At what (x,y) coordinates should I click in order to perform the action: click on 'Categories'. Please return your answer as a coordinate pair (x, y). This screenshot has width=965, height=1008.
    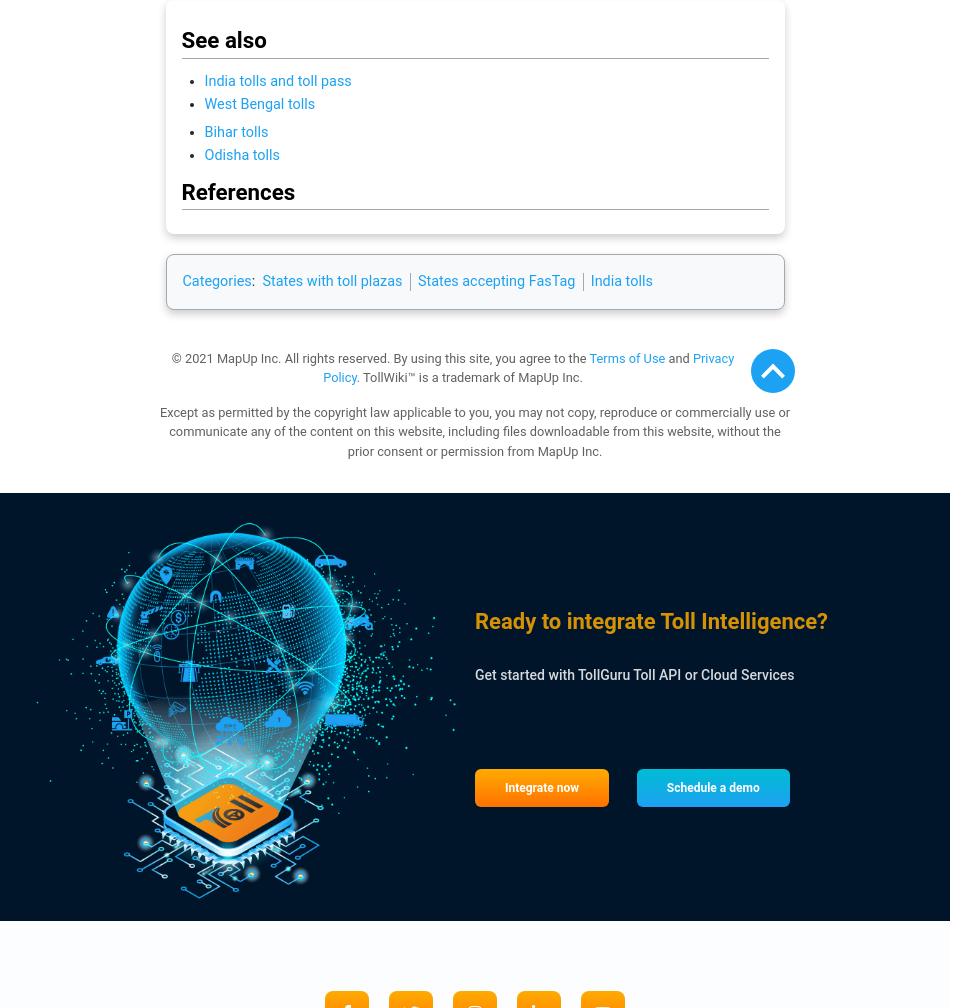
    Looking at the image, I should click on (216, 281).